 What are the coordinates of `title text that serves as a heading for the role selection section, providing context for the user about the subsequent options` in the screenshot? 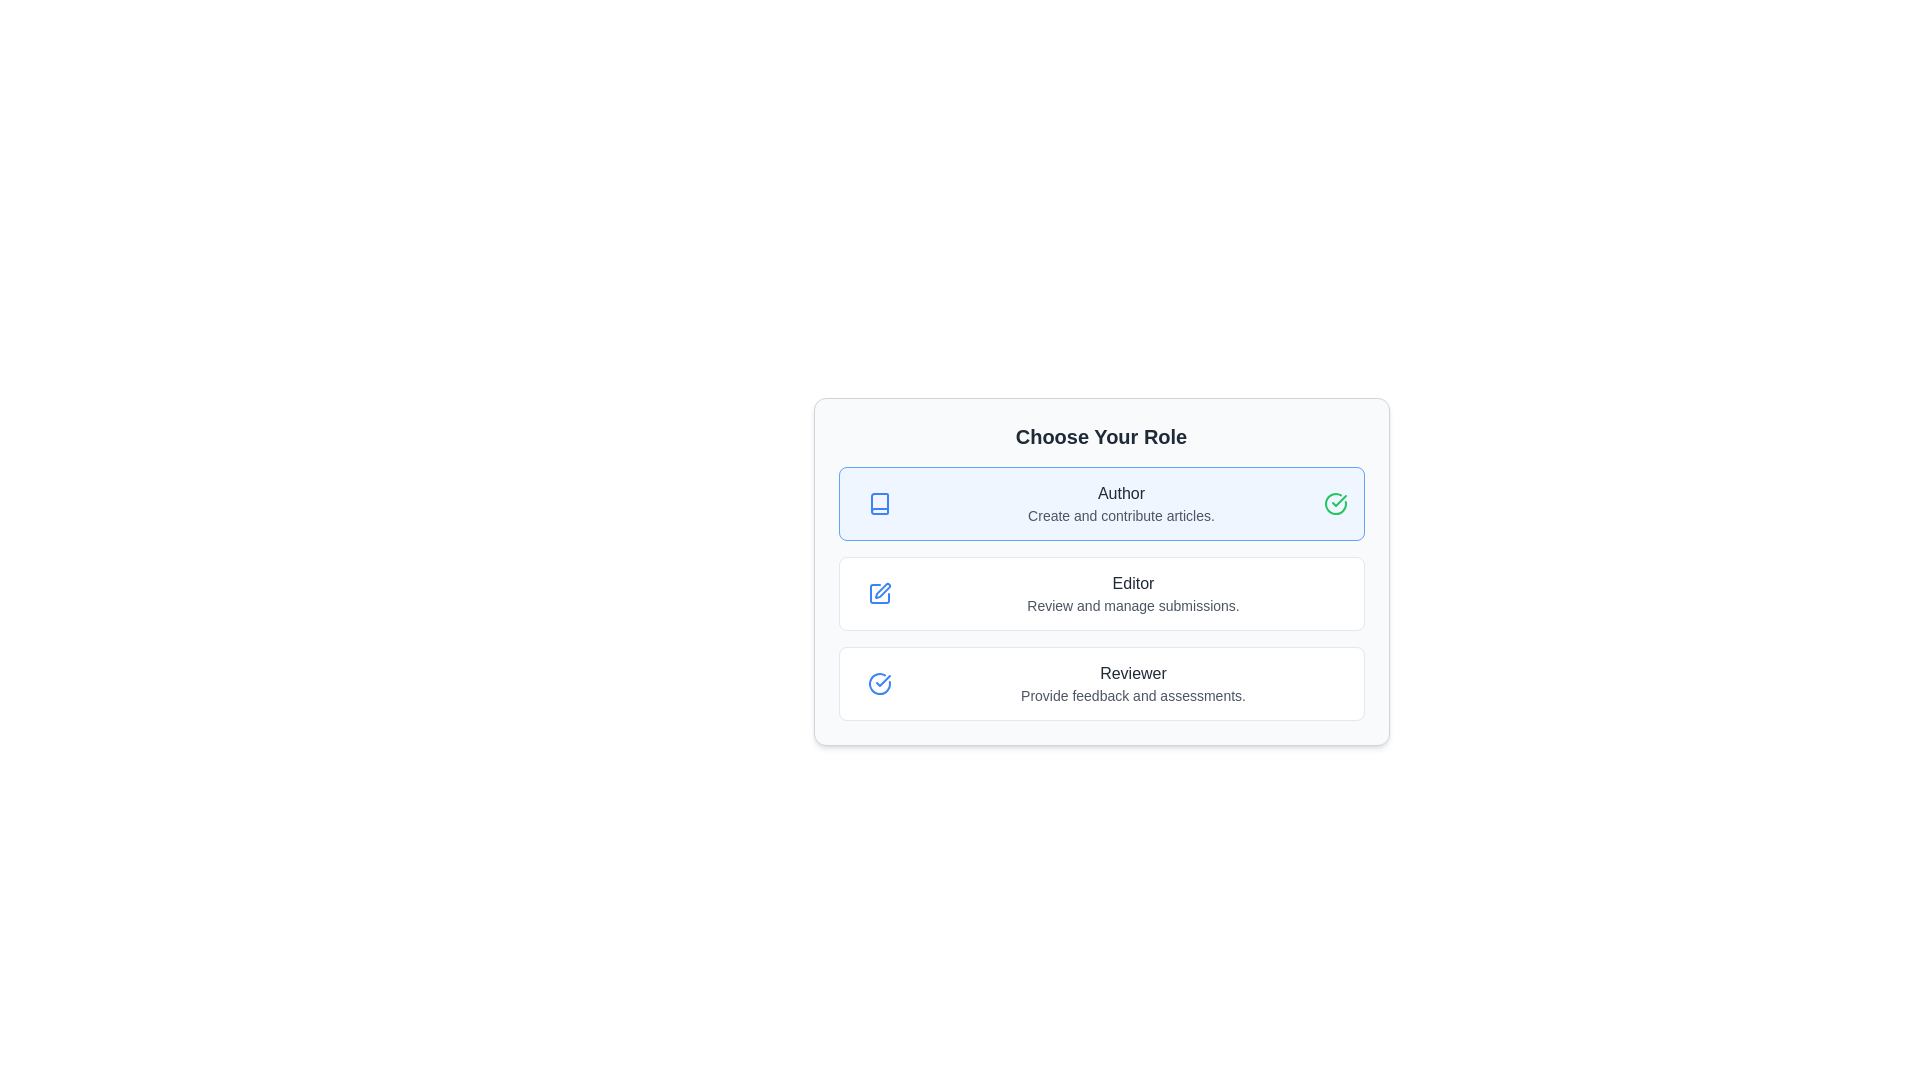 It's located at (1100, 435).